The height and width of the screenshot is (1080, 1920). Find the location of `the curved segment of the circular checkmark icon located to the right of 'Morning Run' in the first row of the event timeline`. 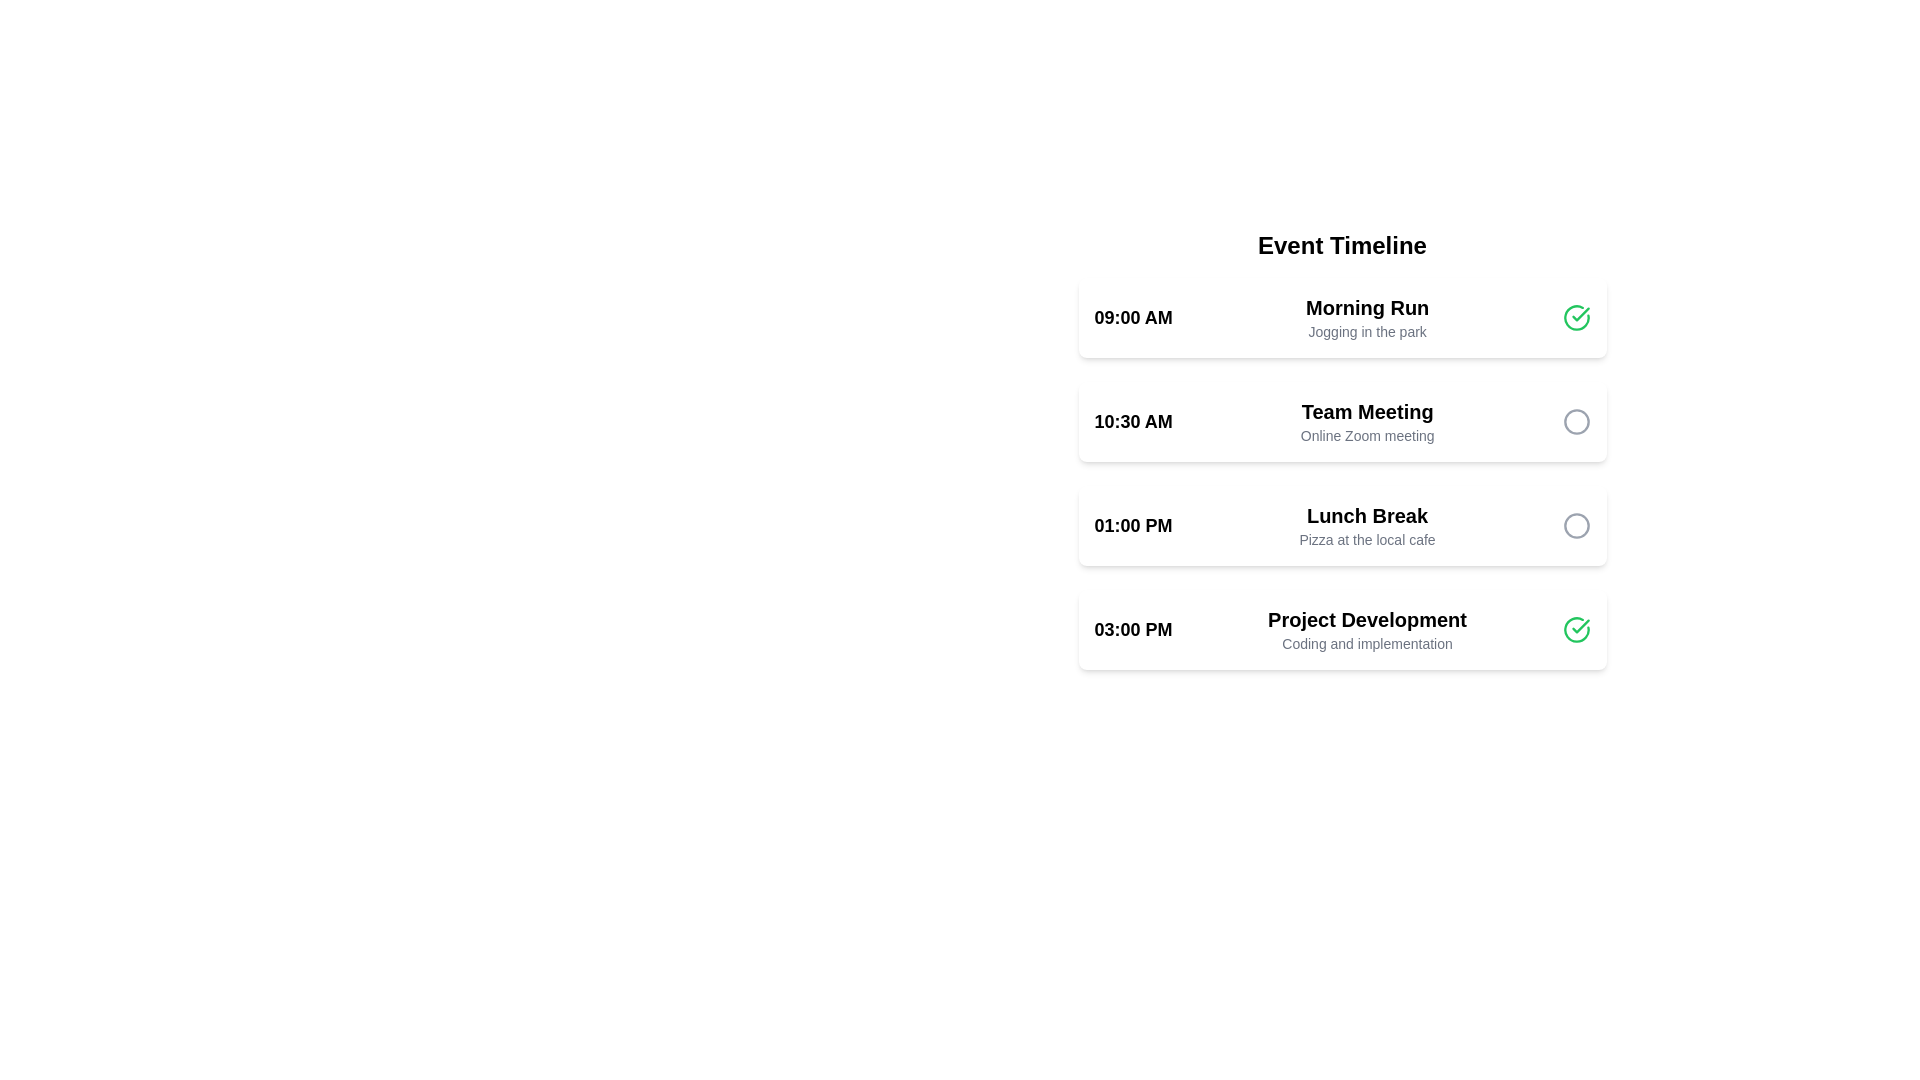

the curved segment of the circular checkmark icon located to the right of 'Morning Run' in the first row of the event timeline is located at coordinates (1575, 628).